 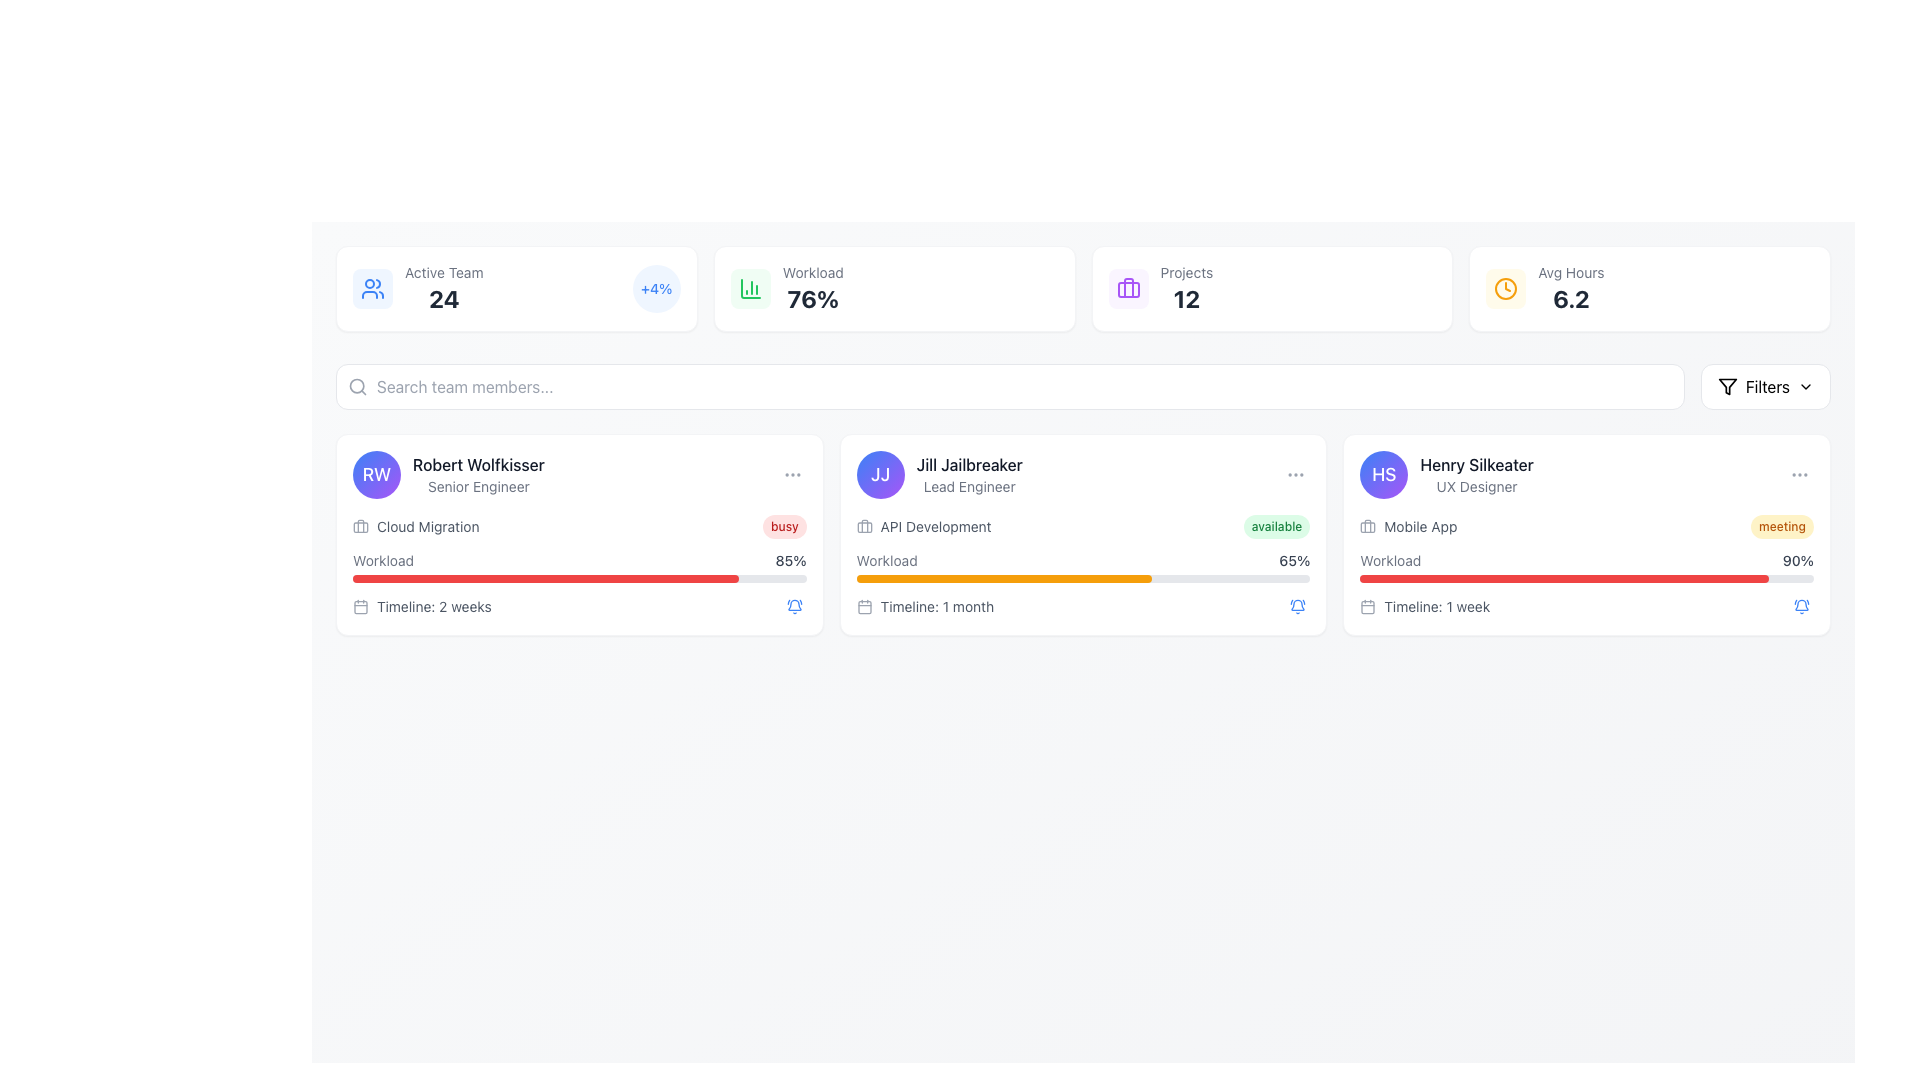 I want to click on the calendar icon located in the first card under the 'Timeline: 2 weeks' text, which serves as an indicative element of the timeline, so click(x=360, y=605).